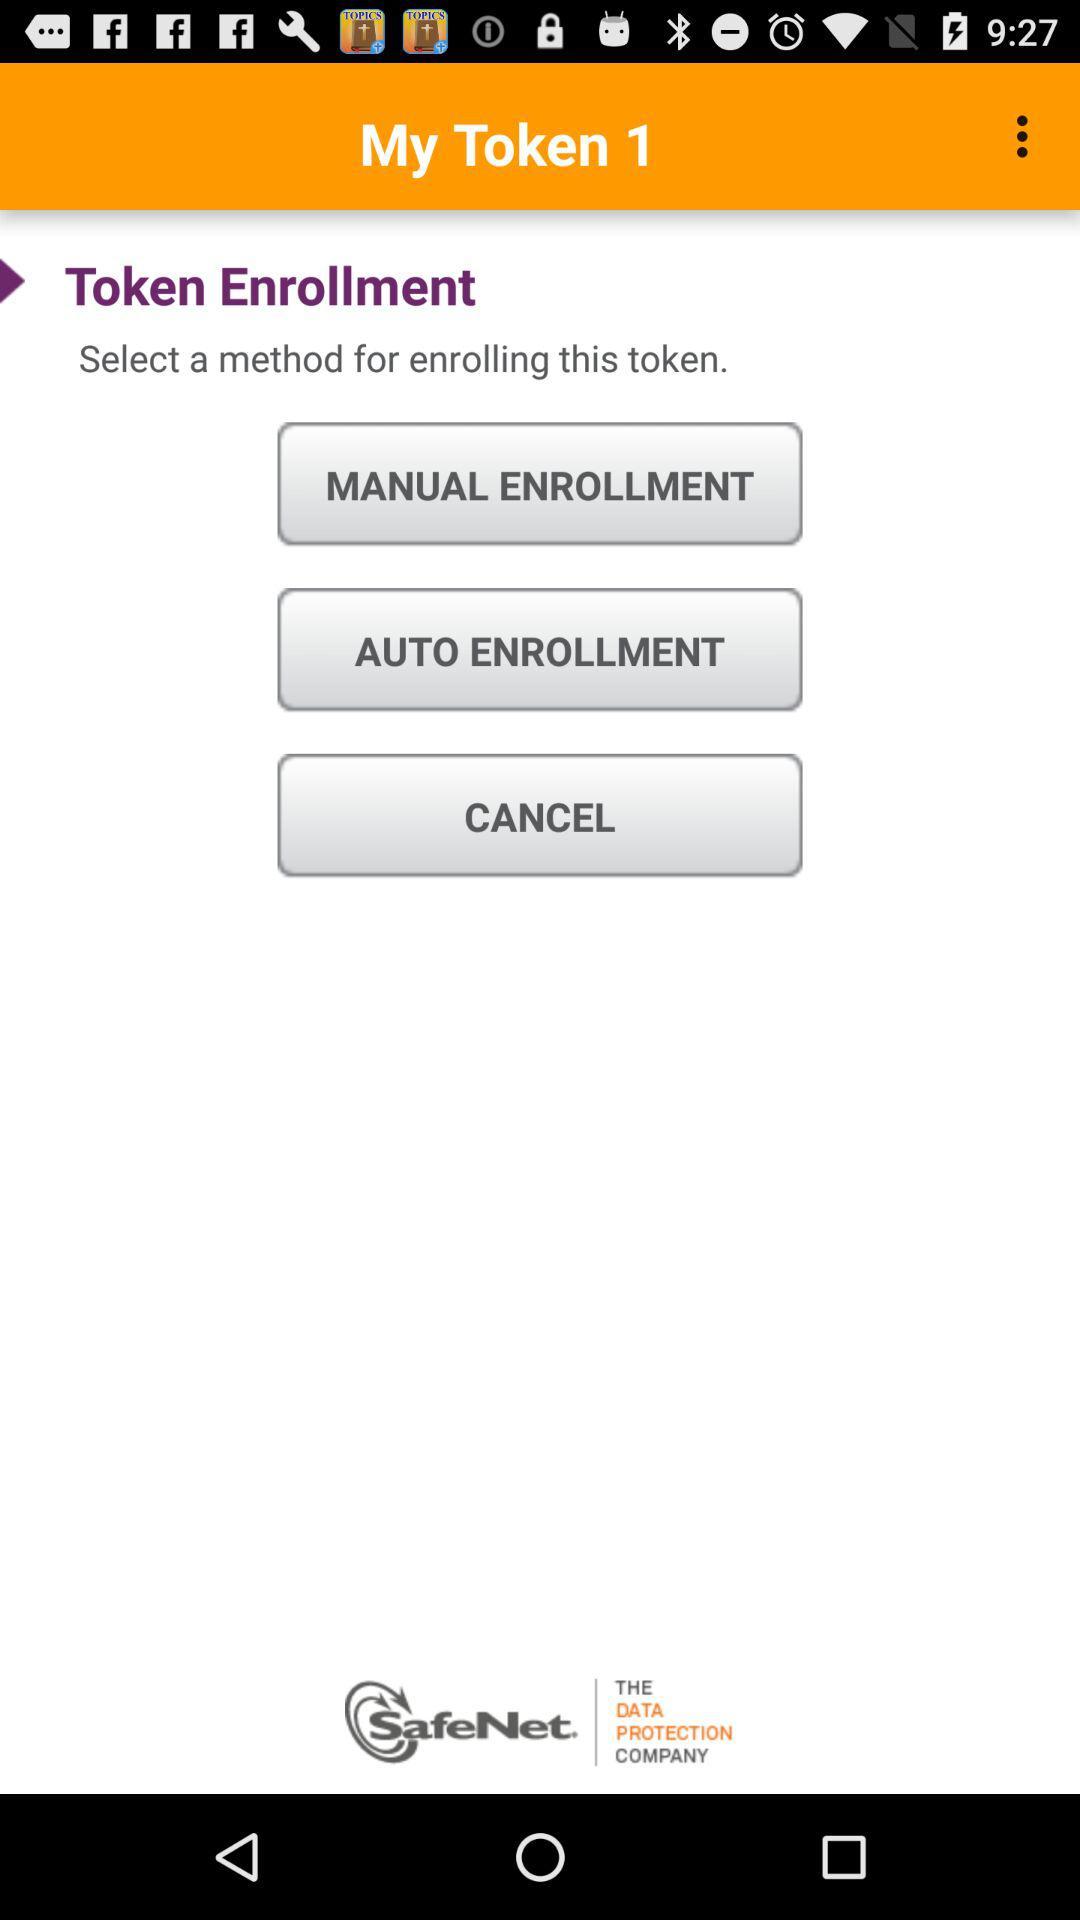 This screenshot has width=1080, height=1920. Describe the element at coordinates (540, 485) in the screenshot. I see `icon above auto enrollment` at that location.